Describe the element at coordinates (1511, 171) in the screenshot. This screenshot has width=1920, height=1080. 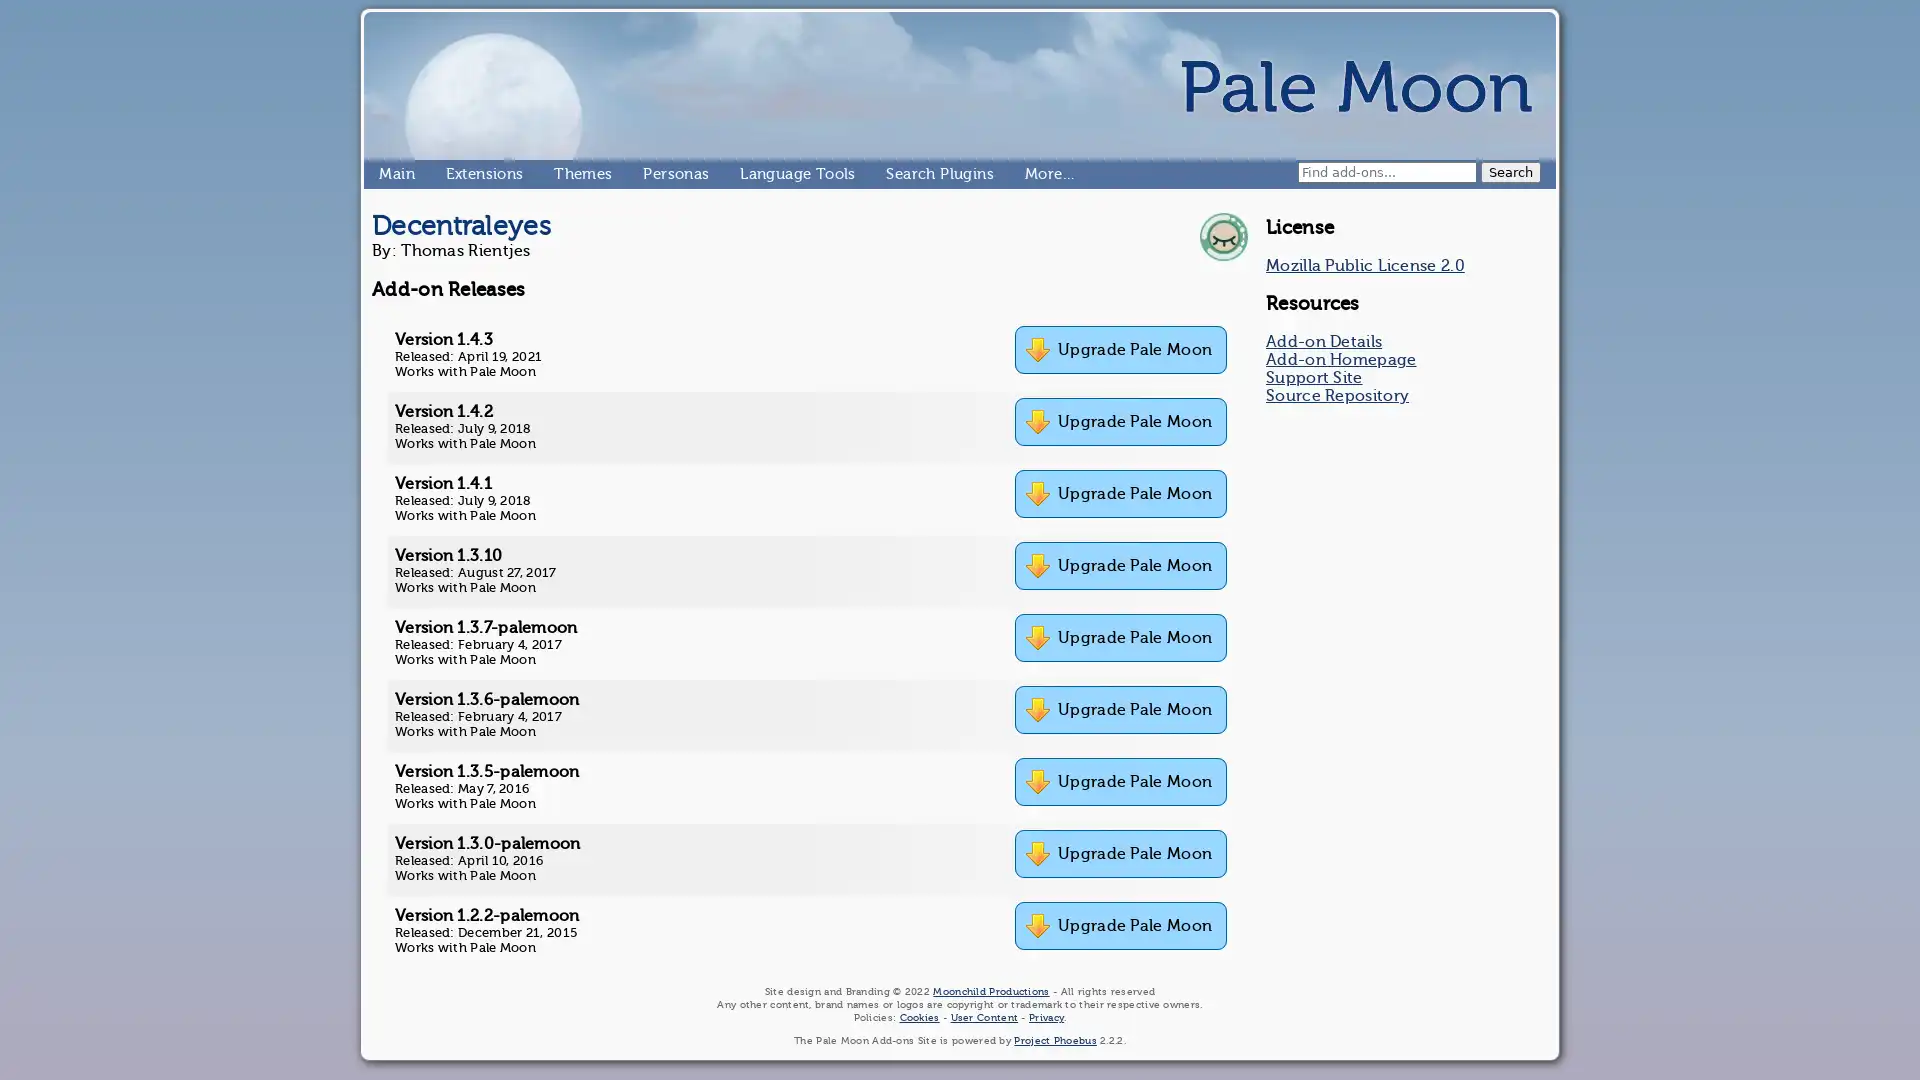
I see `Search` at that location.